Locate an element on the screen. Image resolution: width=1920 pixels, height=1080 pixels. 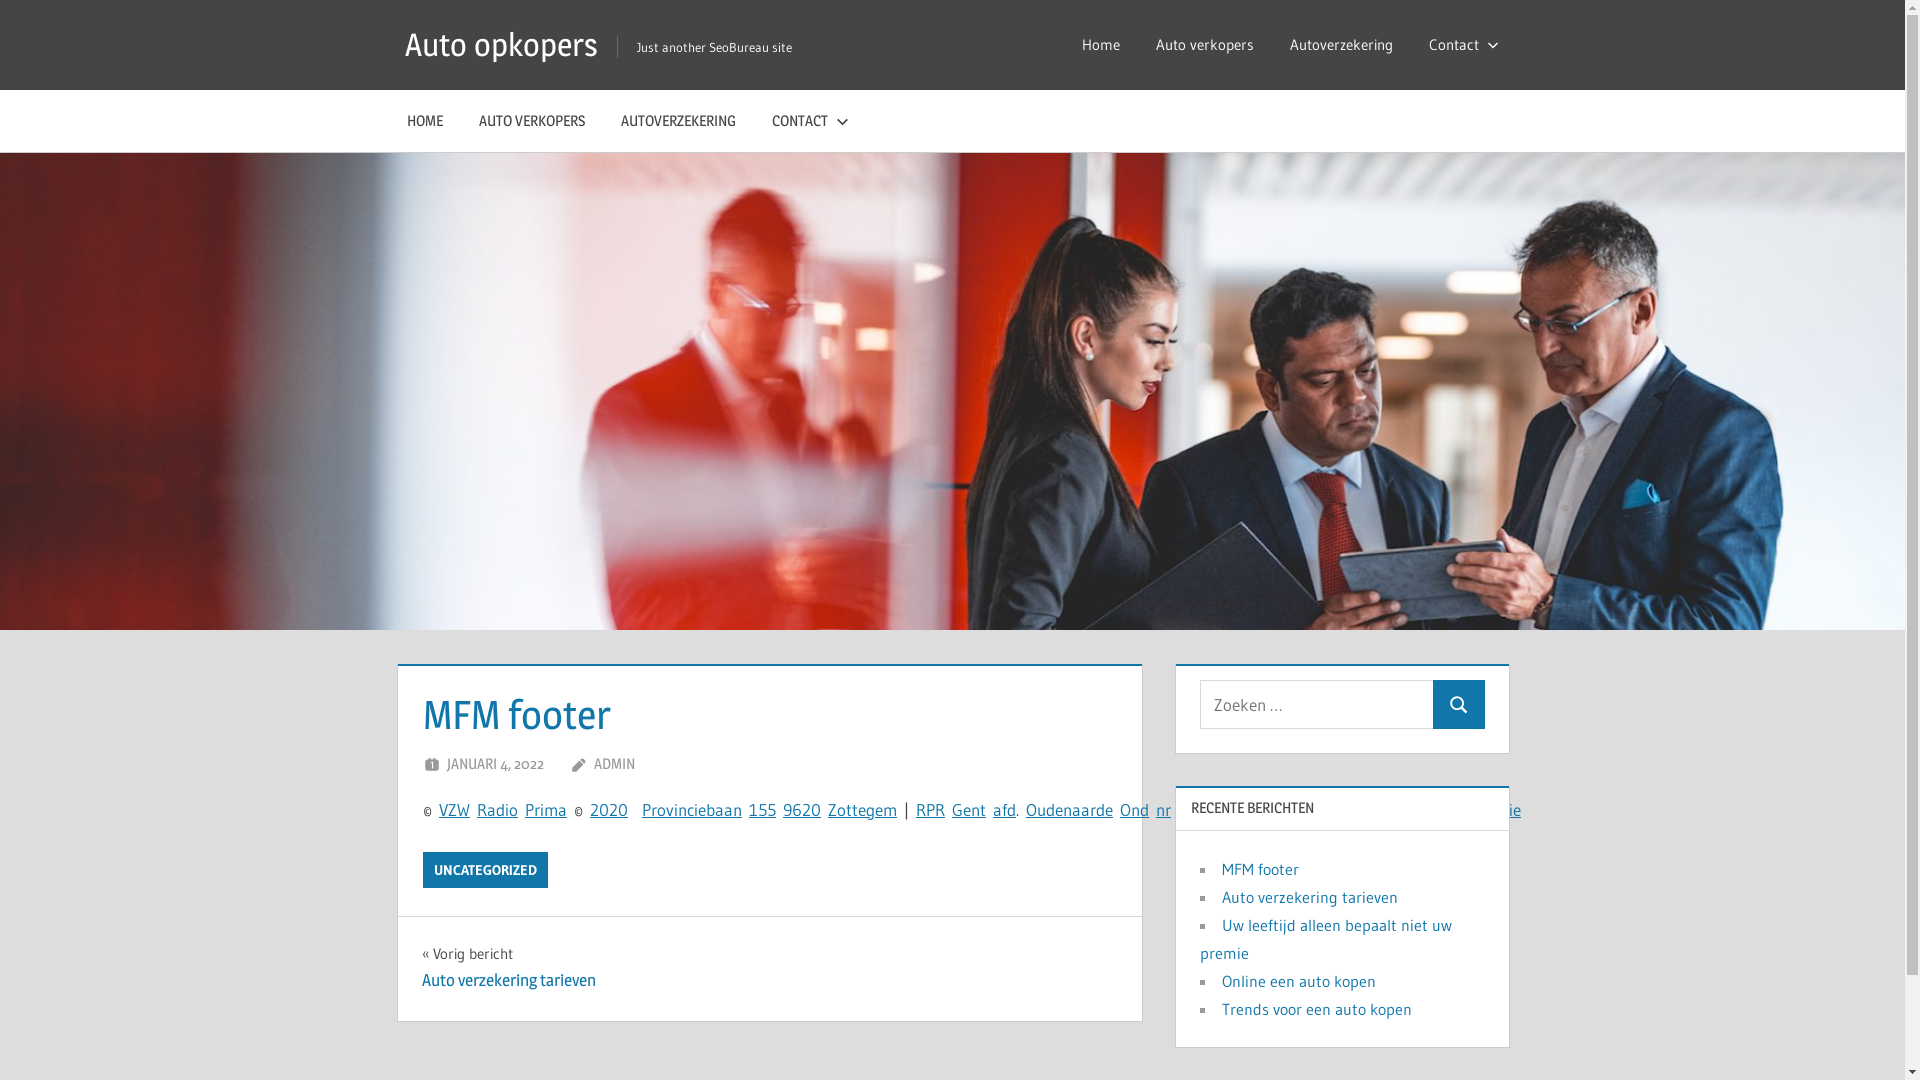
'Trends voor een auto kopen' is located at coordinates (1221, 1009).